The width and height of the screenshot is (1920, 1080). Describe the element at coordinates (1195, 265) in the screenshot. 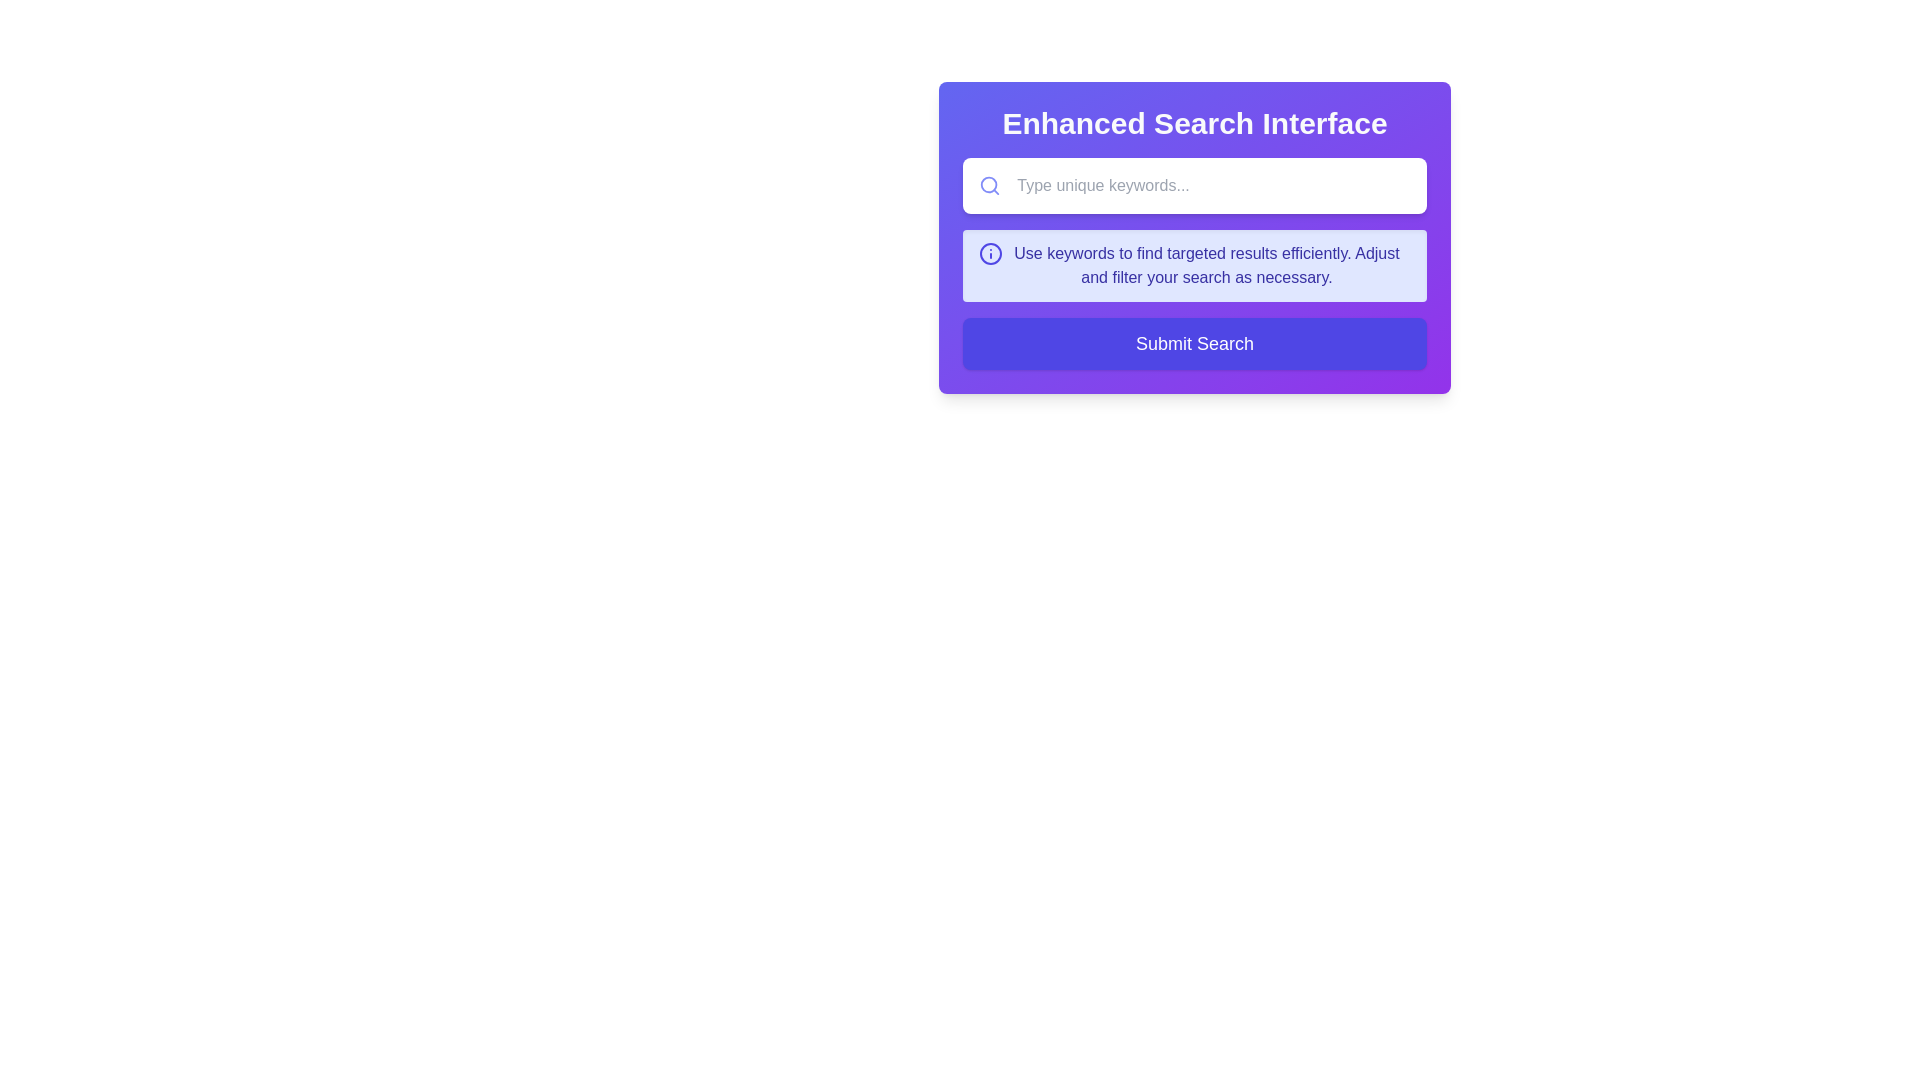

I see `text content from the informational panel with a light indigo background, rounded corners, and an informational icon on the left, located below the text input field for keywords` at that location.